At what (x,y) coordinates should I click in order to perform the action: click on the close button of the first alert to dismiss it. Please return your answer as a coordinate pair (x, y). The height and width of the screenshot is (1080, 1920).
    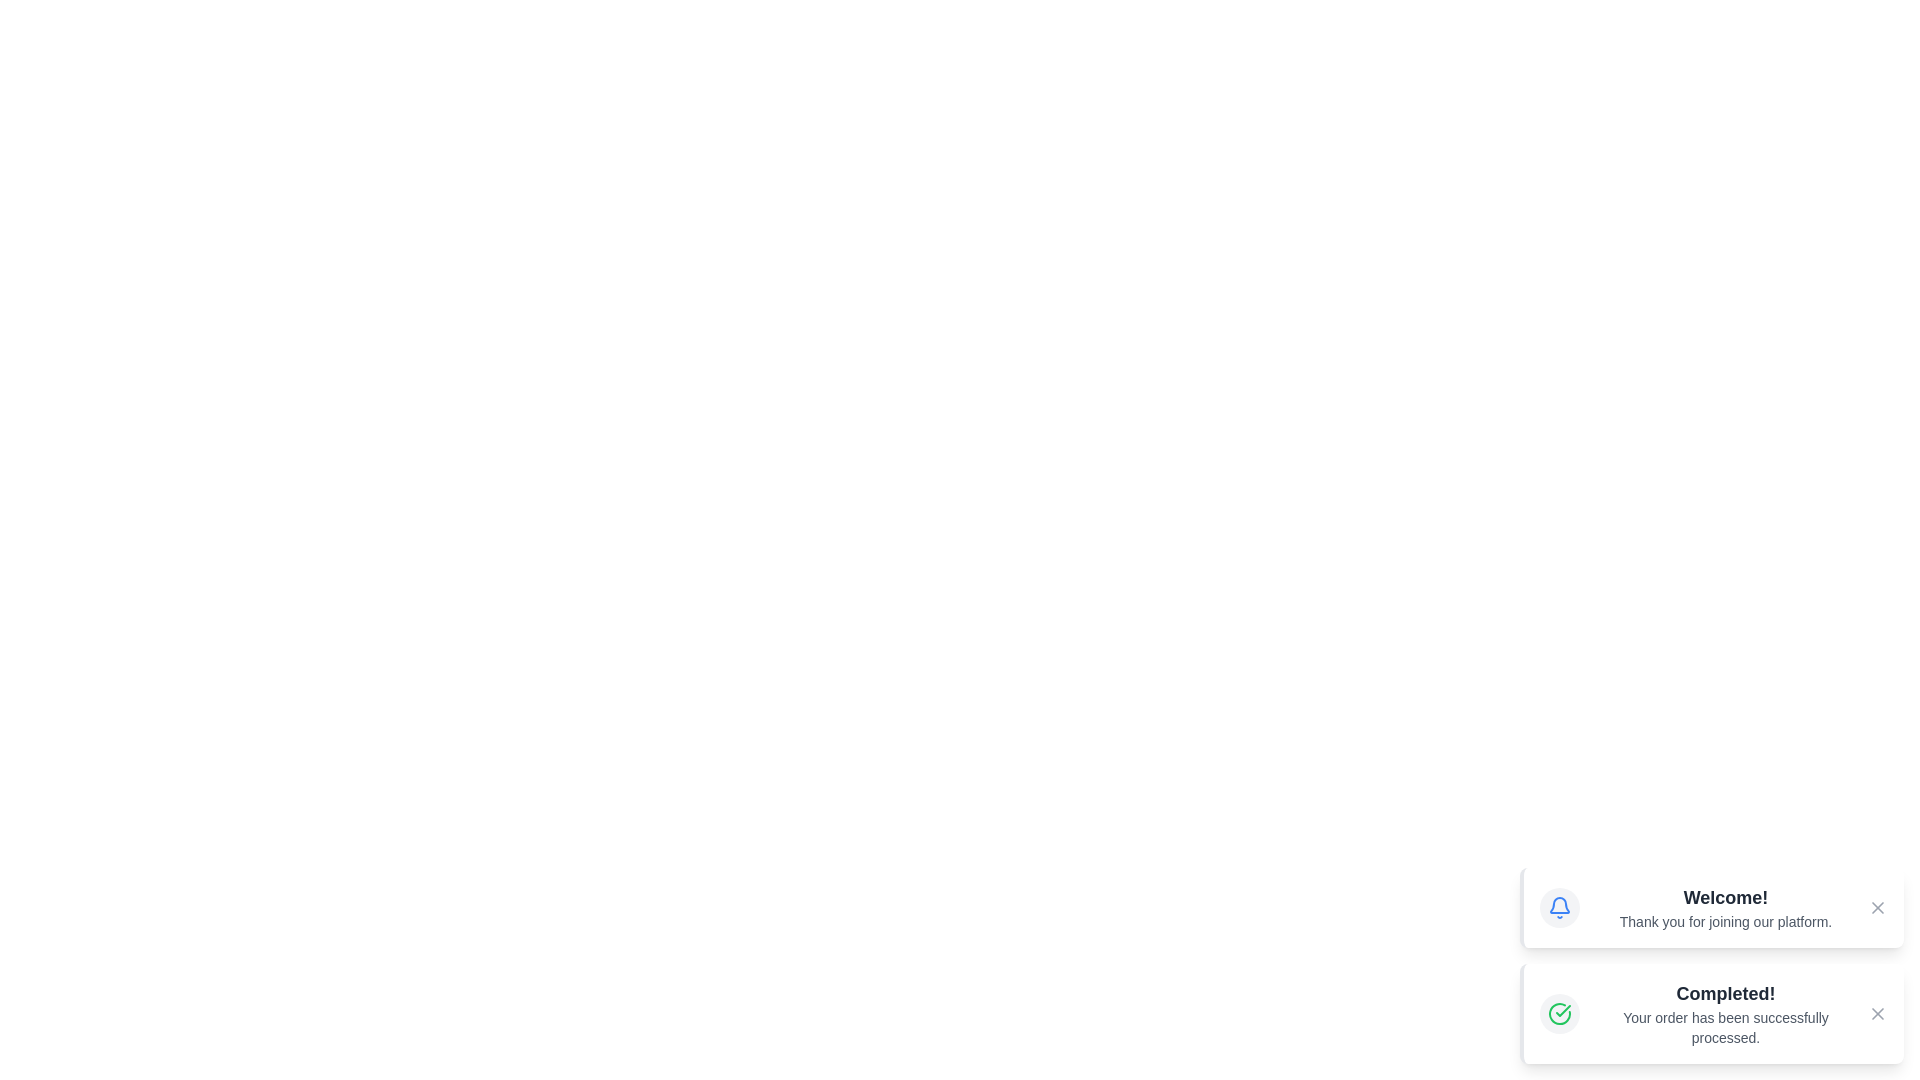
    Looking at the image, I should click on (1876, 907).